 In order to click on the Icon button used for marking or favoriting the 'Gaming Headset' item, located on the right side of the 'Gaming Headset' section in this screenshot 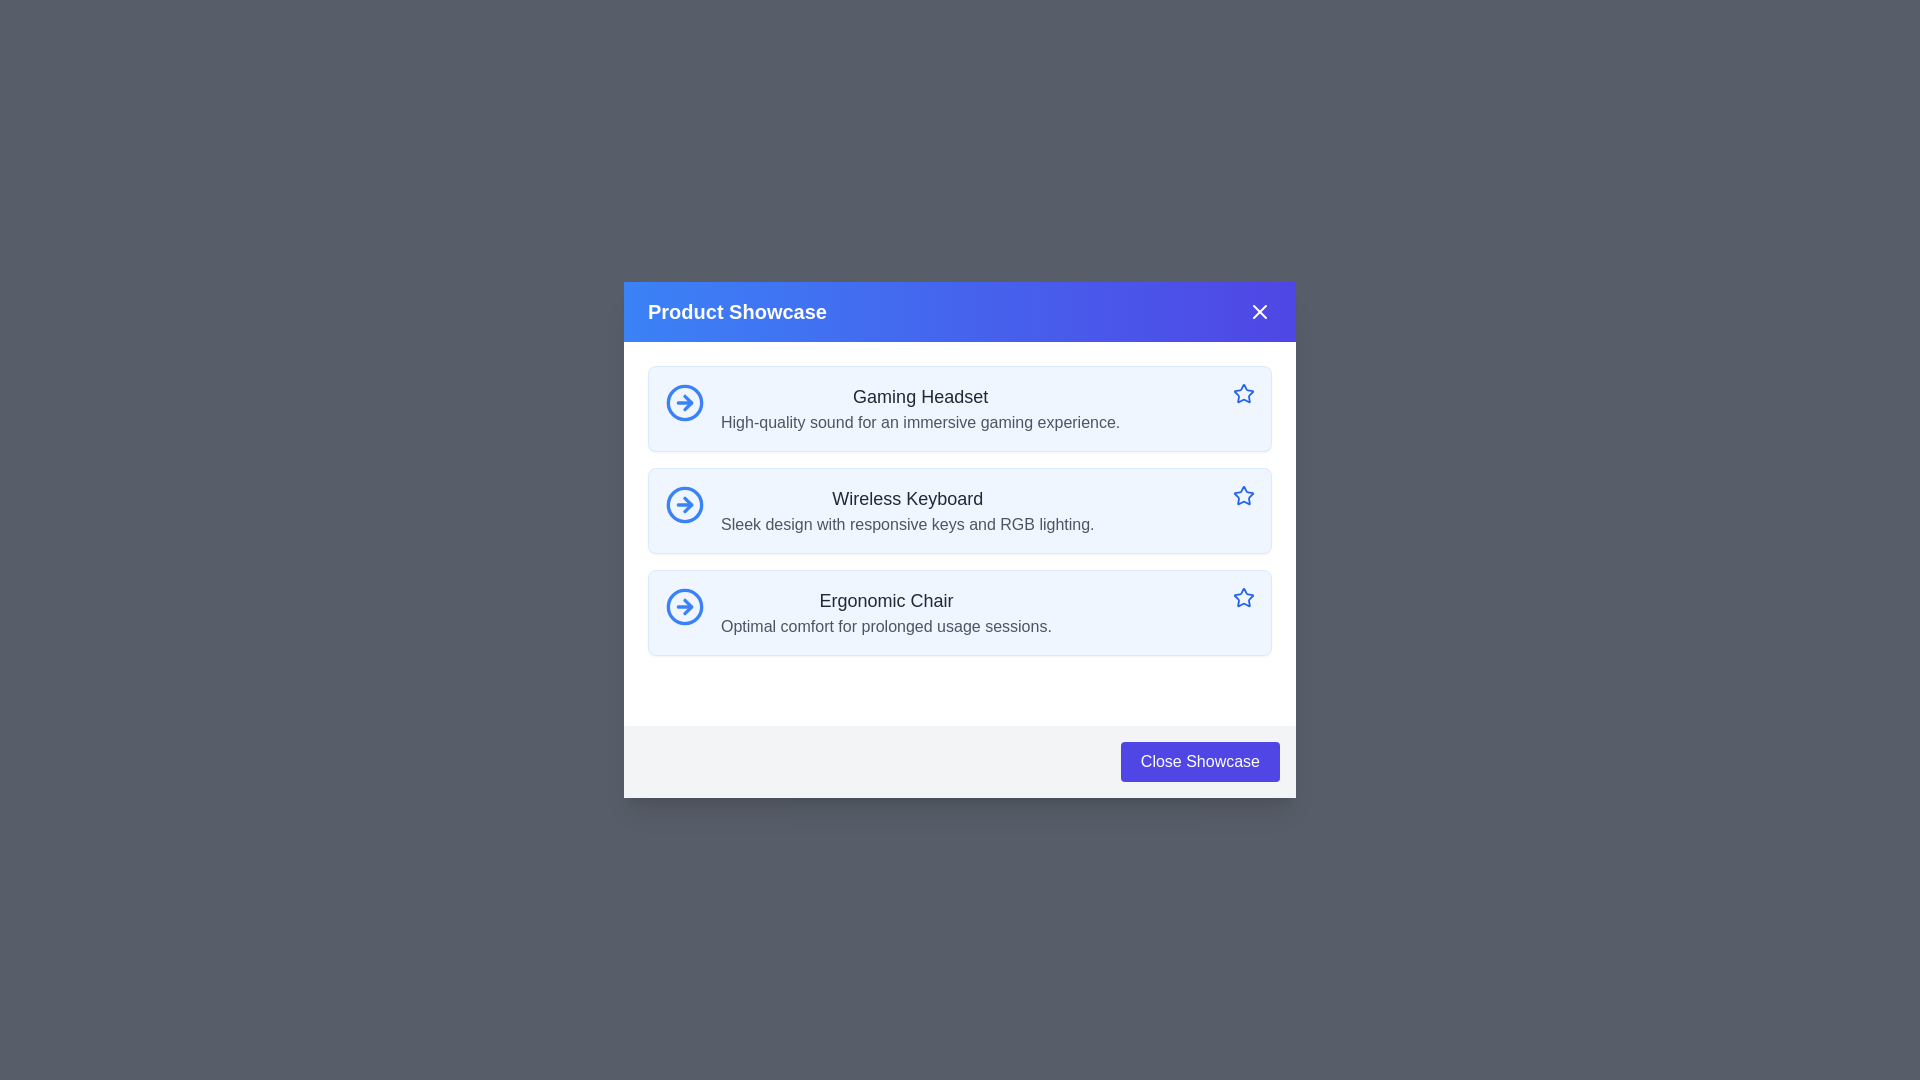, I will do `click(1242, 393)`.